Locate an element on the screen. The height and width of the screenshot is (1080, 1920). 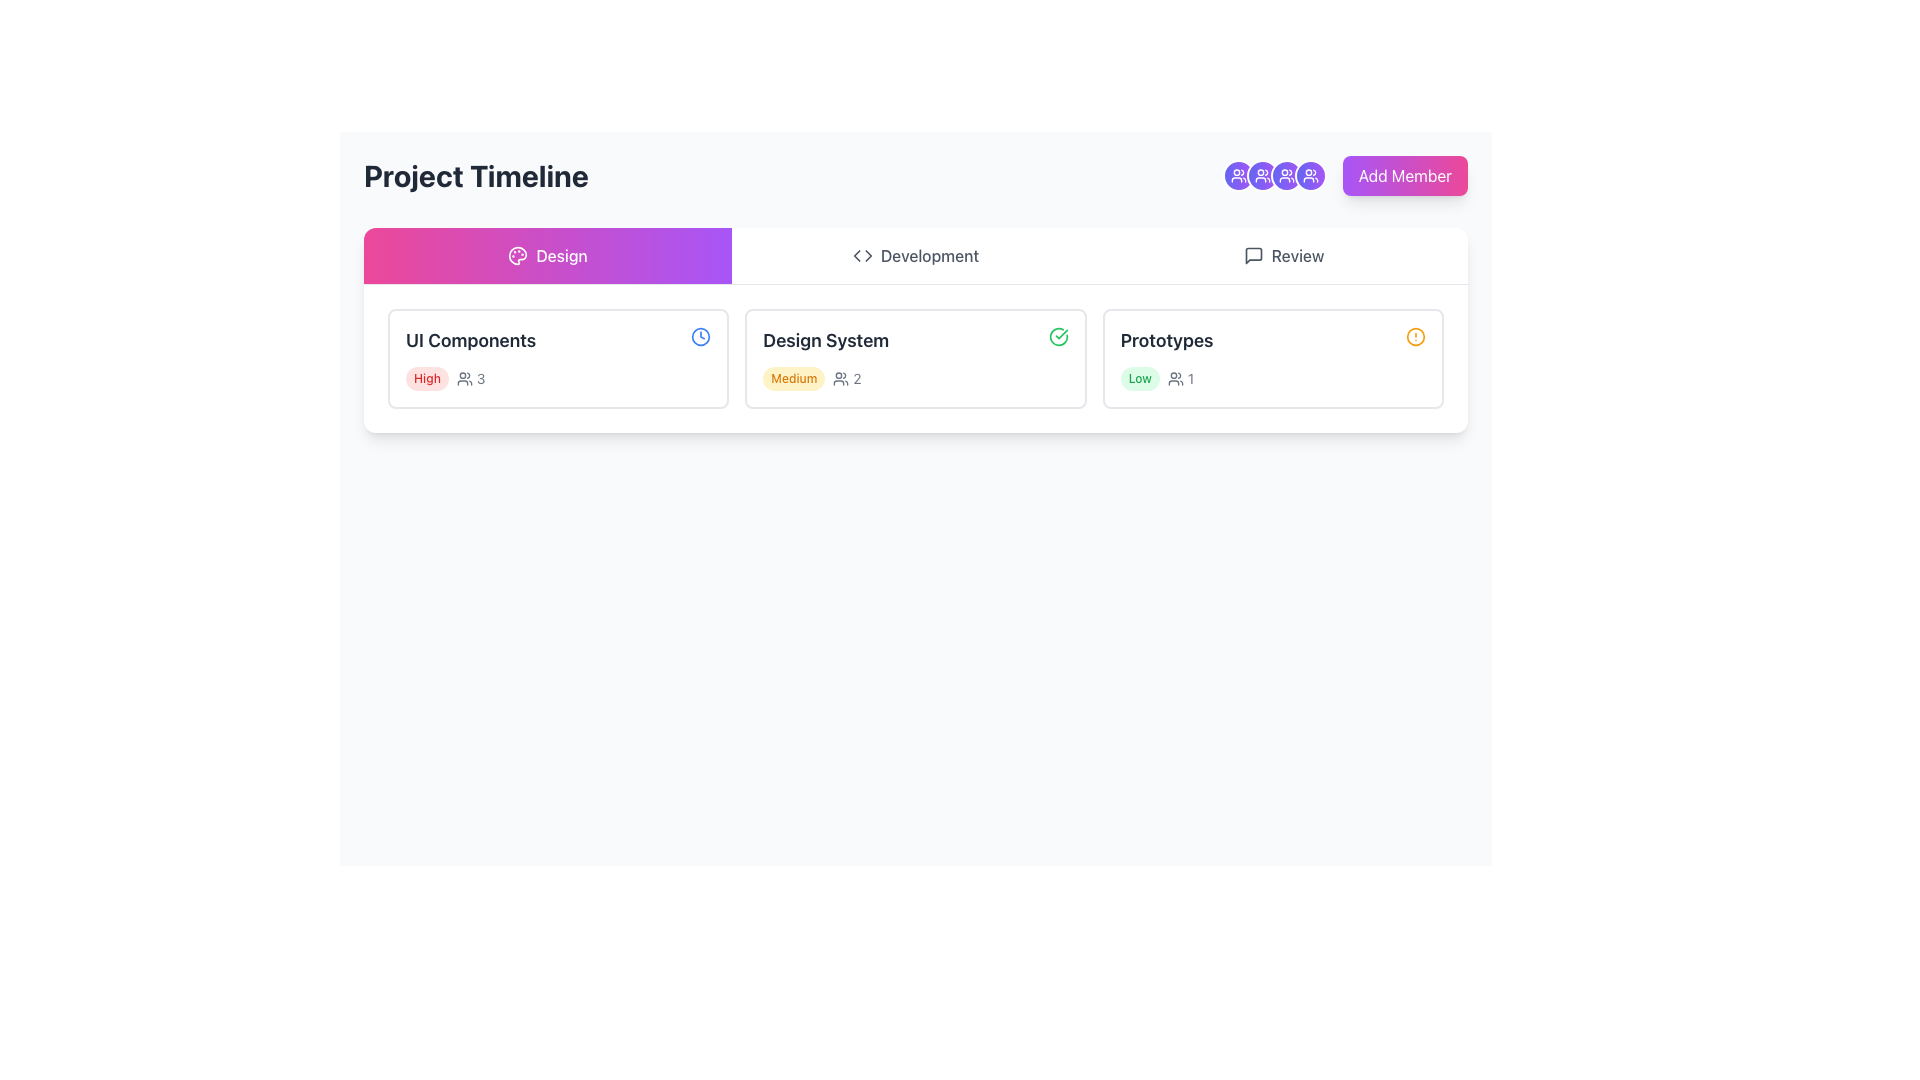
the Status Summary Box for the 'Prototypes' phase in the Project Timeline is located at coordinates (1272, 357).